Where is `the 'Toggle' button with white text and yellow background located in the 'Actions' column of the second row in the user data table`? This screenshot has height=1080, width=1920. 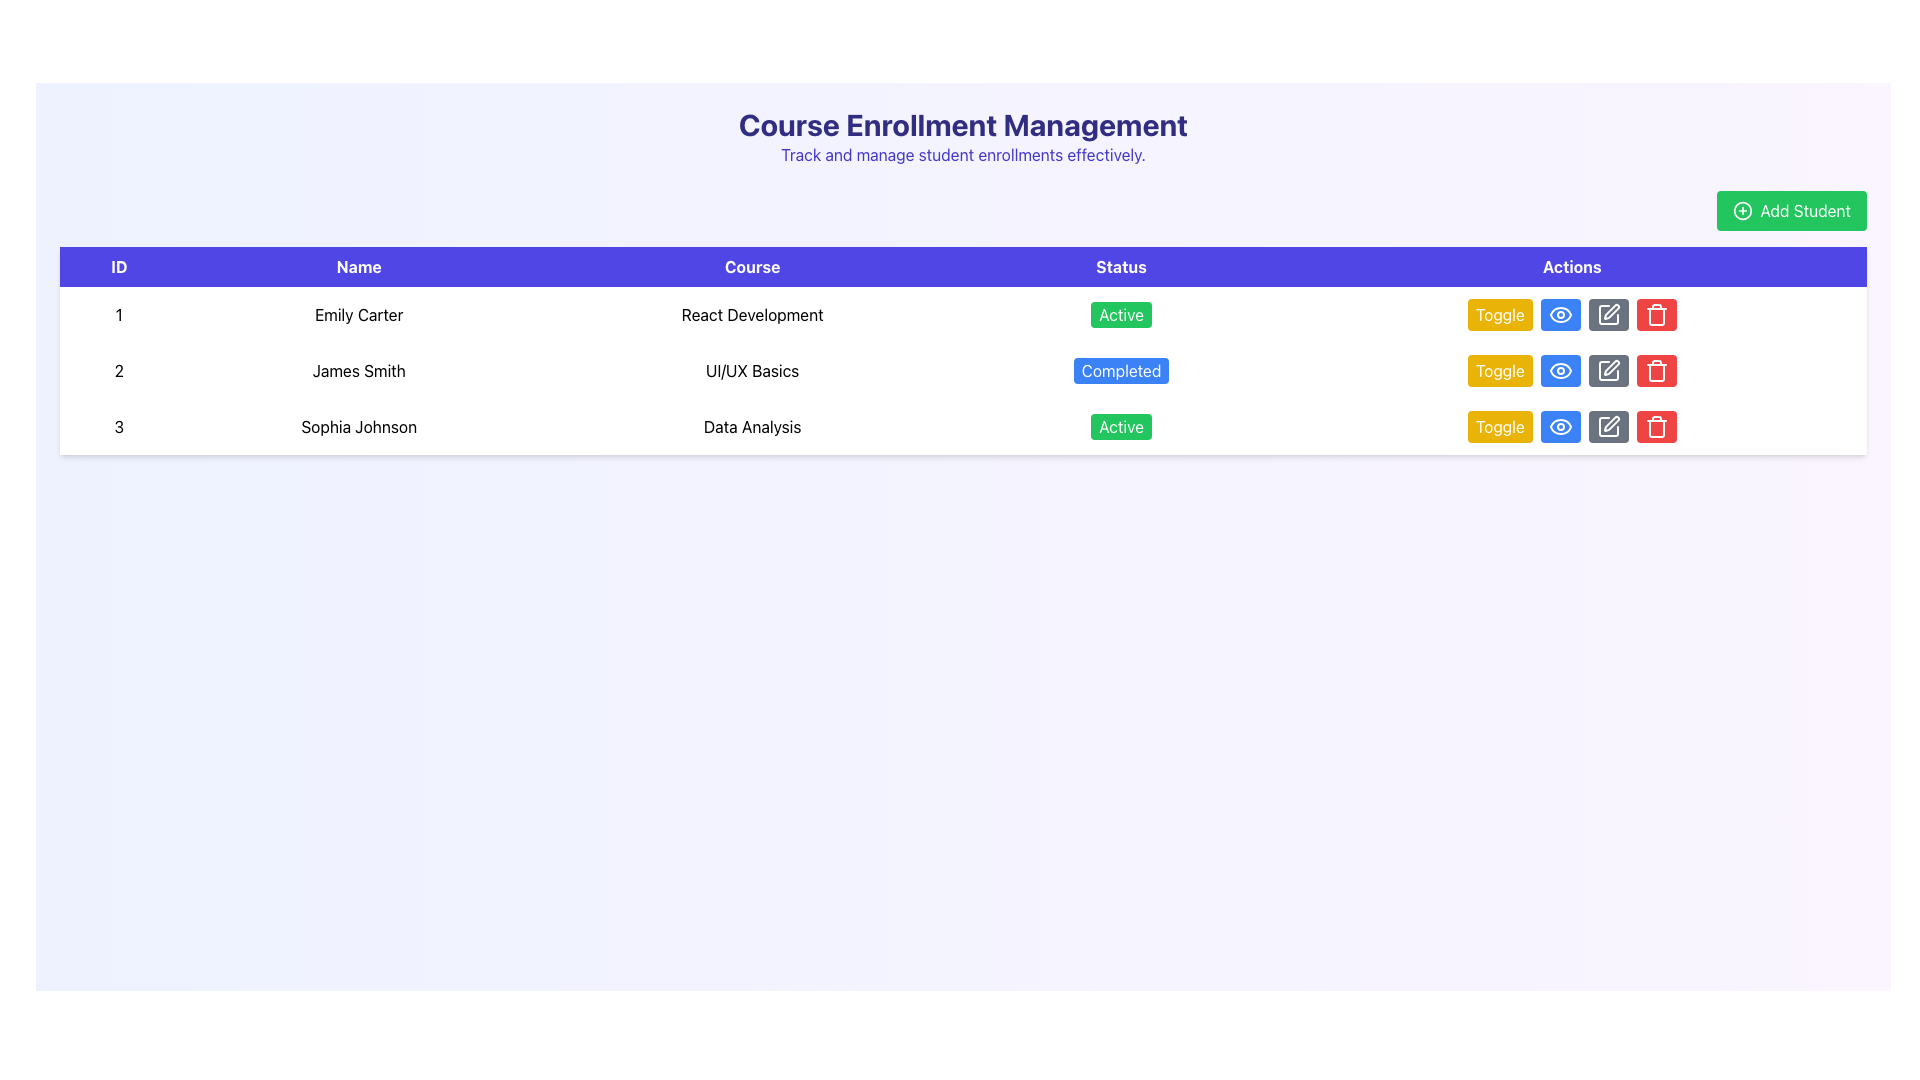
the 'Toggle' button with white text and yellow background located in the 'Actions' column of the second row in the user data table is located at coordinates (1499, 370).